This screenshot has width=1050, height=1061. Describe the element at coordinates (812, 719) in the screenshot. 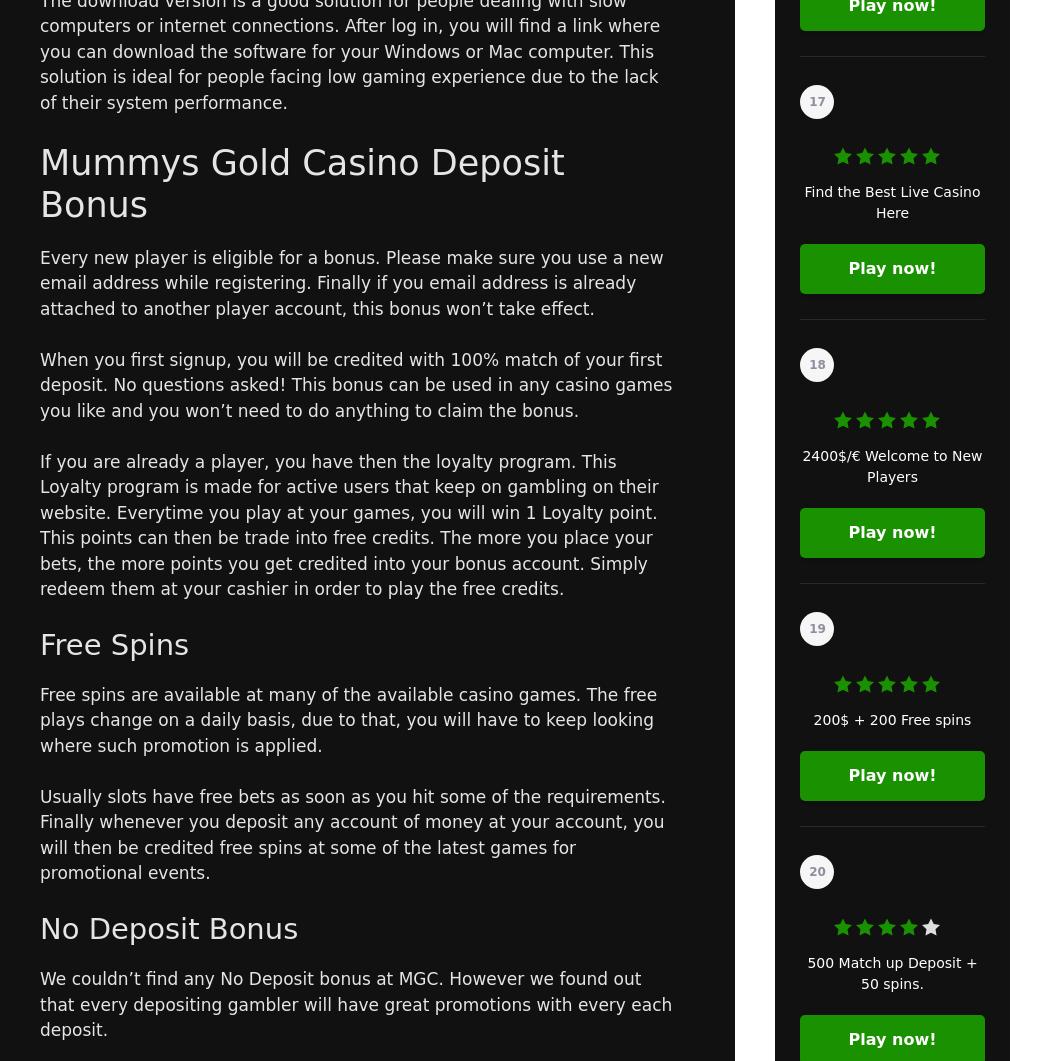

I see `'200$ + 200 Free spins'` at that location.